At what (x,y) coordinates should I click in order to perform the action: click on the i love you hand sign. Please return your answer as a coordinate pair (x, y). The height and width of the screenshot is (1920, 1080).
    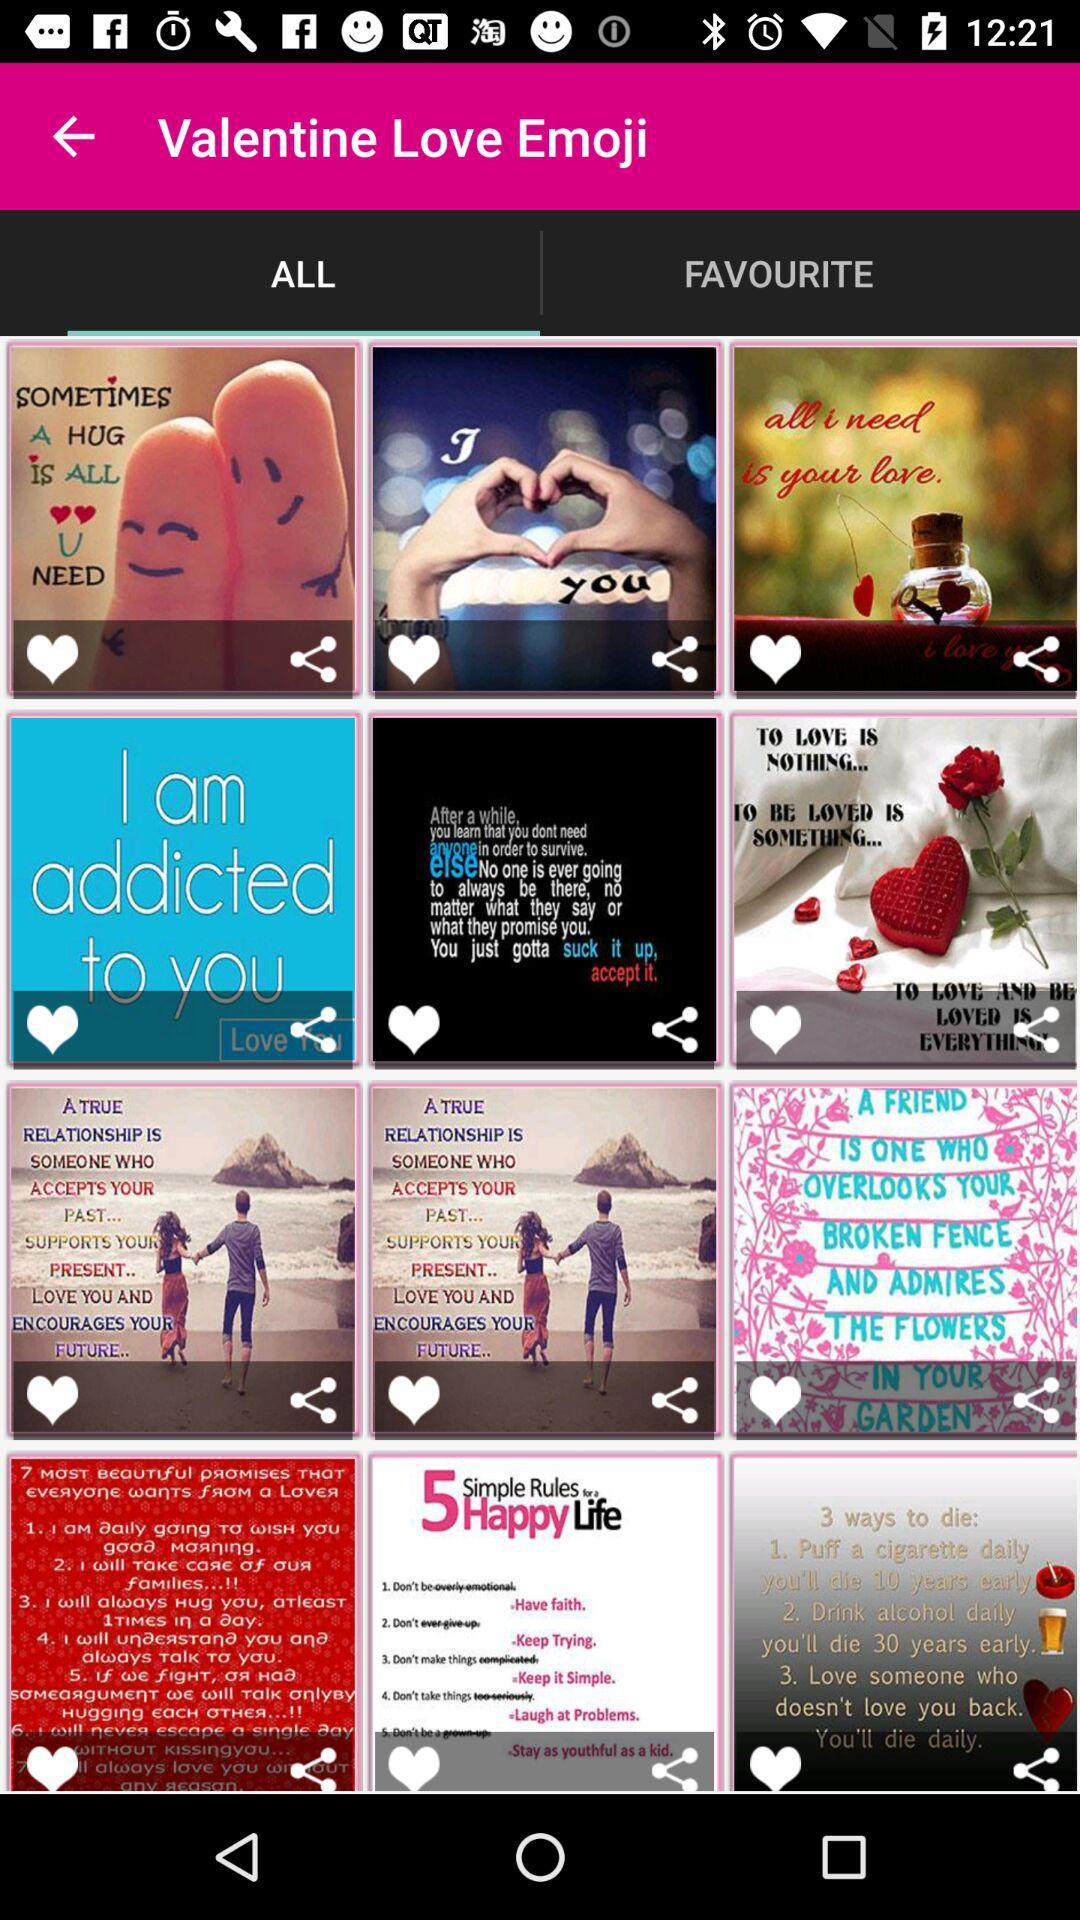
    Looking at the image, I should click on (412, 659).